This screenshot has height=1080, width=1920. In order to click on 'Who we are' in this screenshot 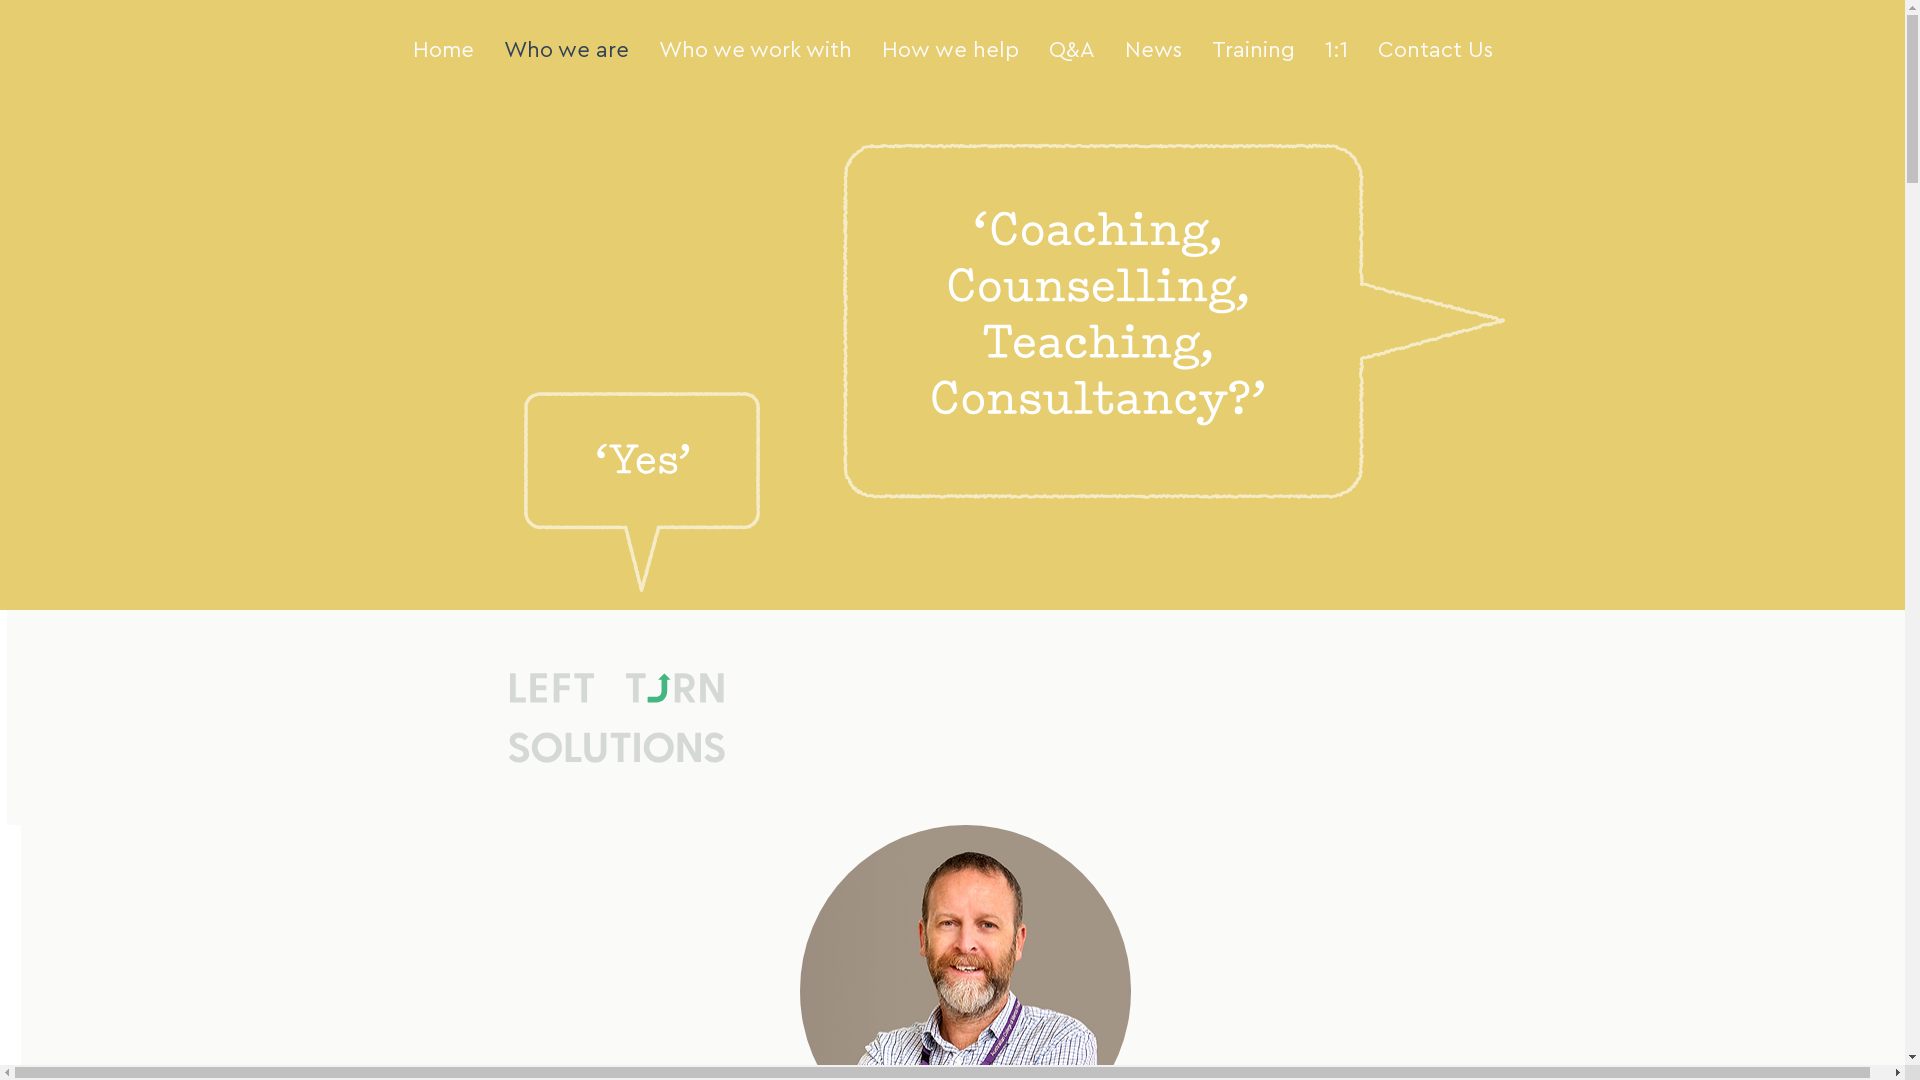, I will do `click(564, 49)`.